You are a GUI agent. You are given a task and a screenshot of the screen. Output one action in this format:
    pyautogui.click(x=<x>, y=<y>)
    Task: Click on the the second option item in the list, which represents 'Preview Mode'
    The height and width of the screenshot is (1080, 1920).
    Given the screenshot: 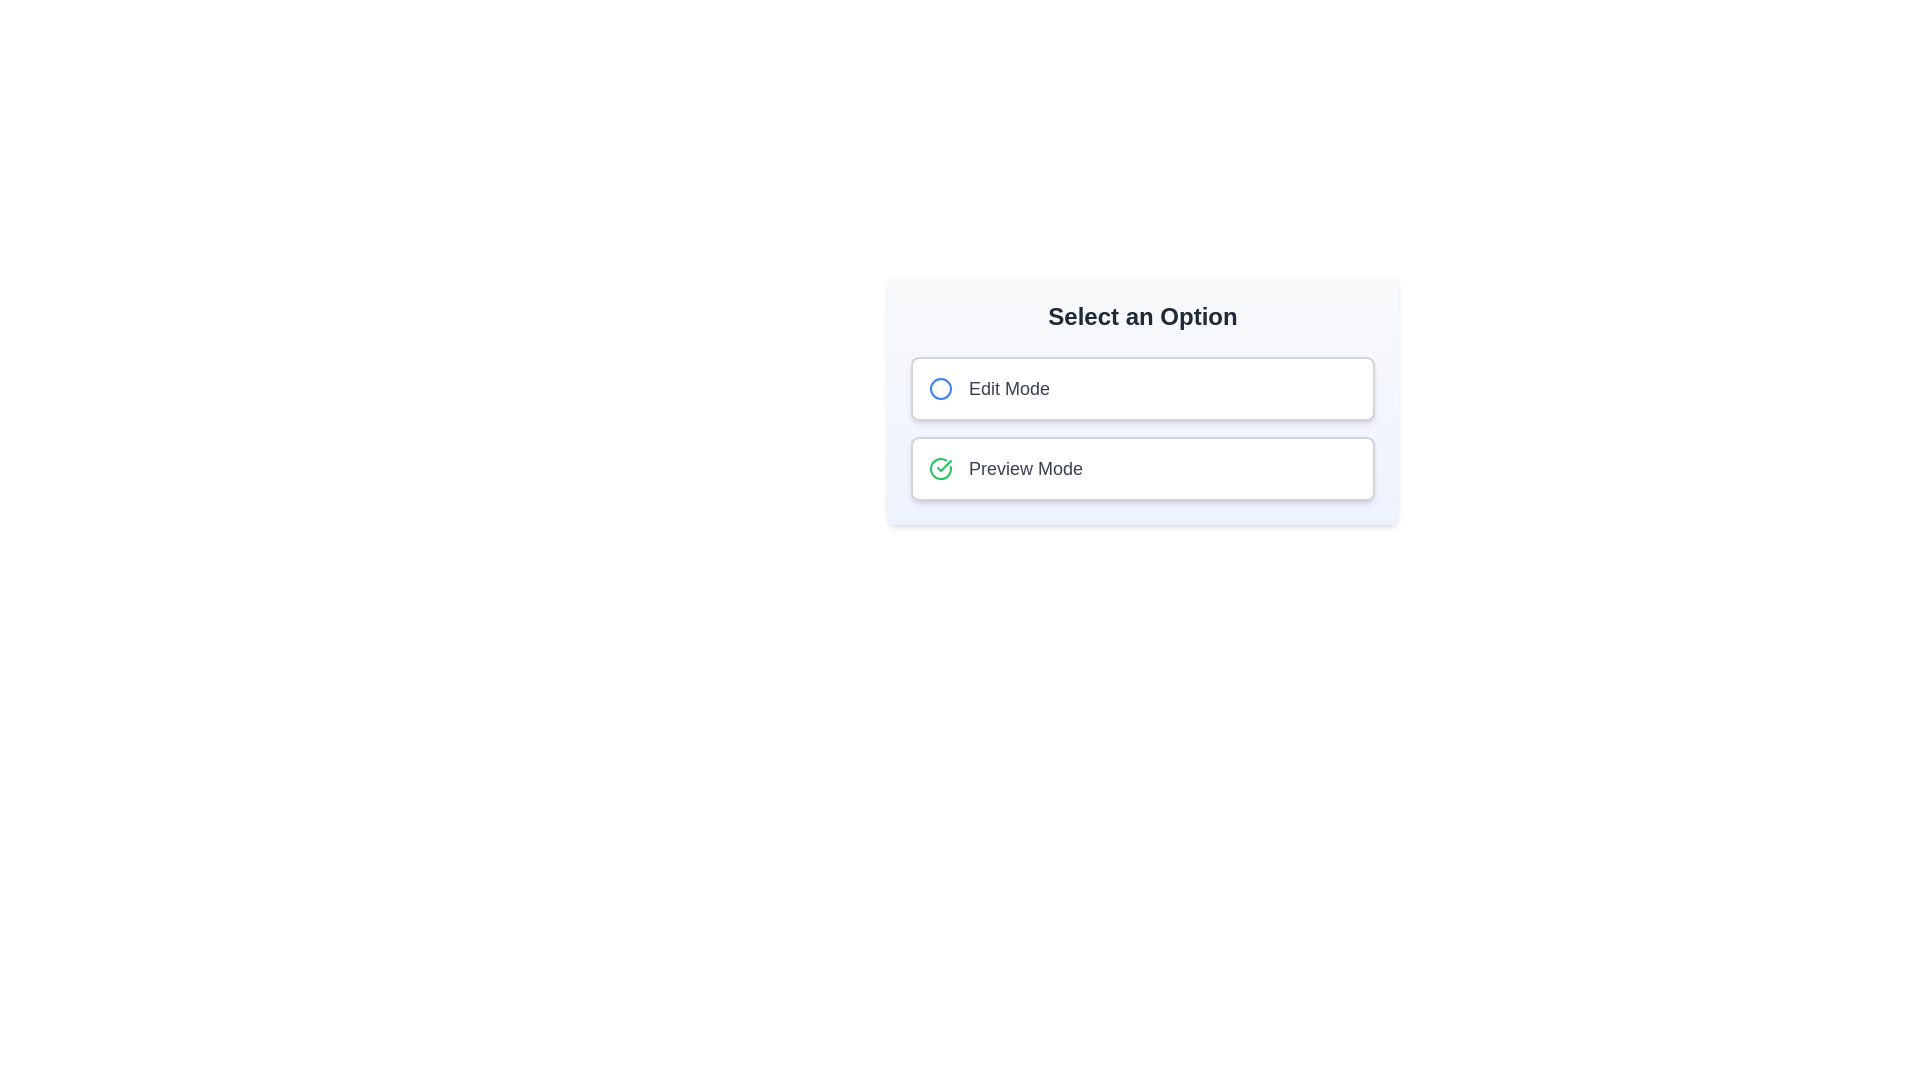 What is the action you would take?
    pyautogui.click(x=1006, y=469)
    